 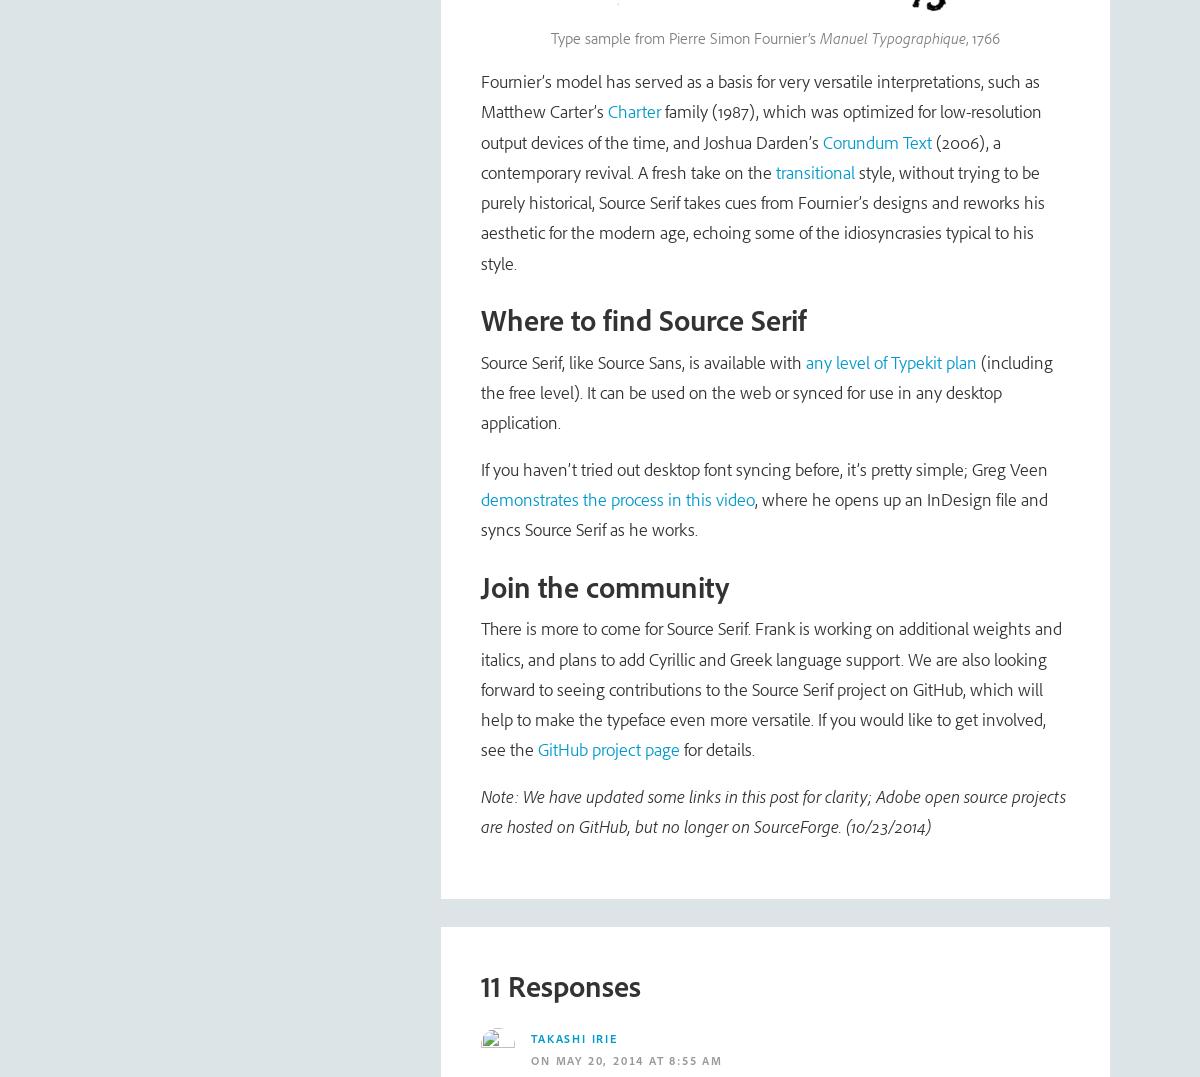 I want to click on 'family (1987), which was optimized for low-resolution output devices of the time, and Joshua Darden’s', so click(x=479, y=126).